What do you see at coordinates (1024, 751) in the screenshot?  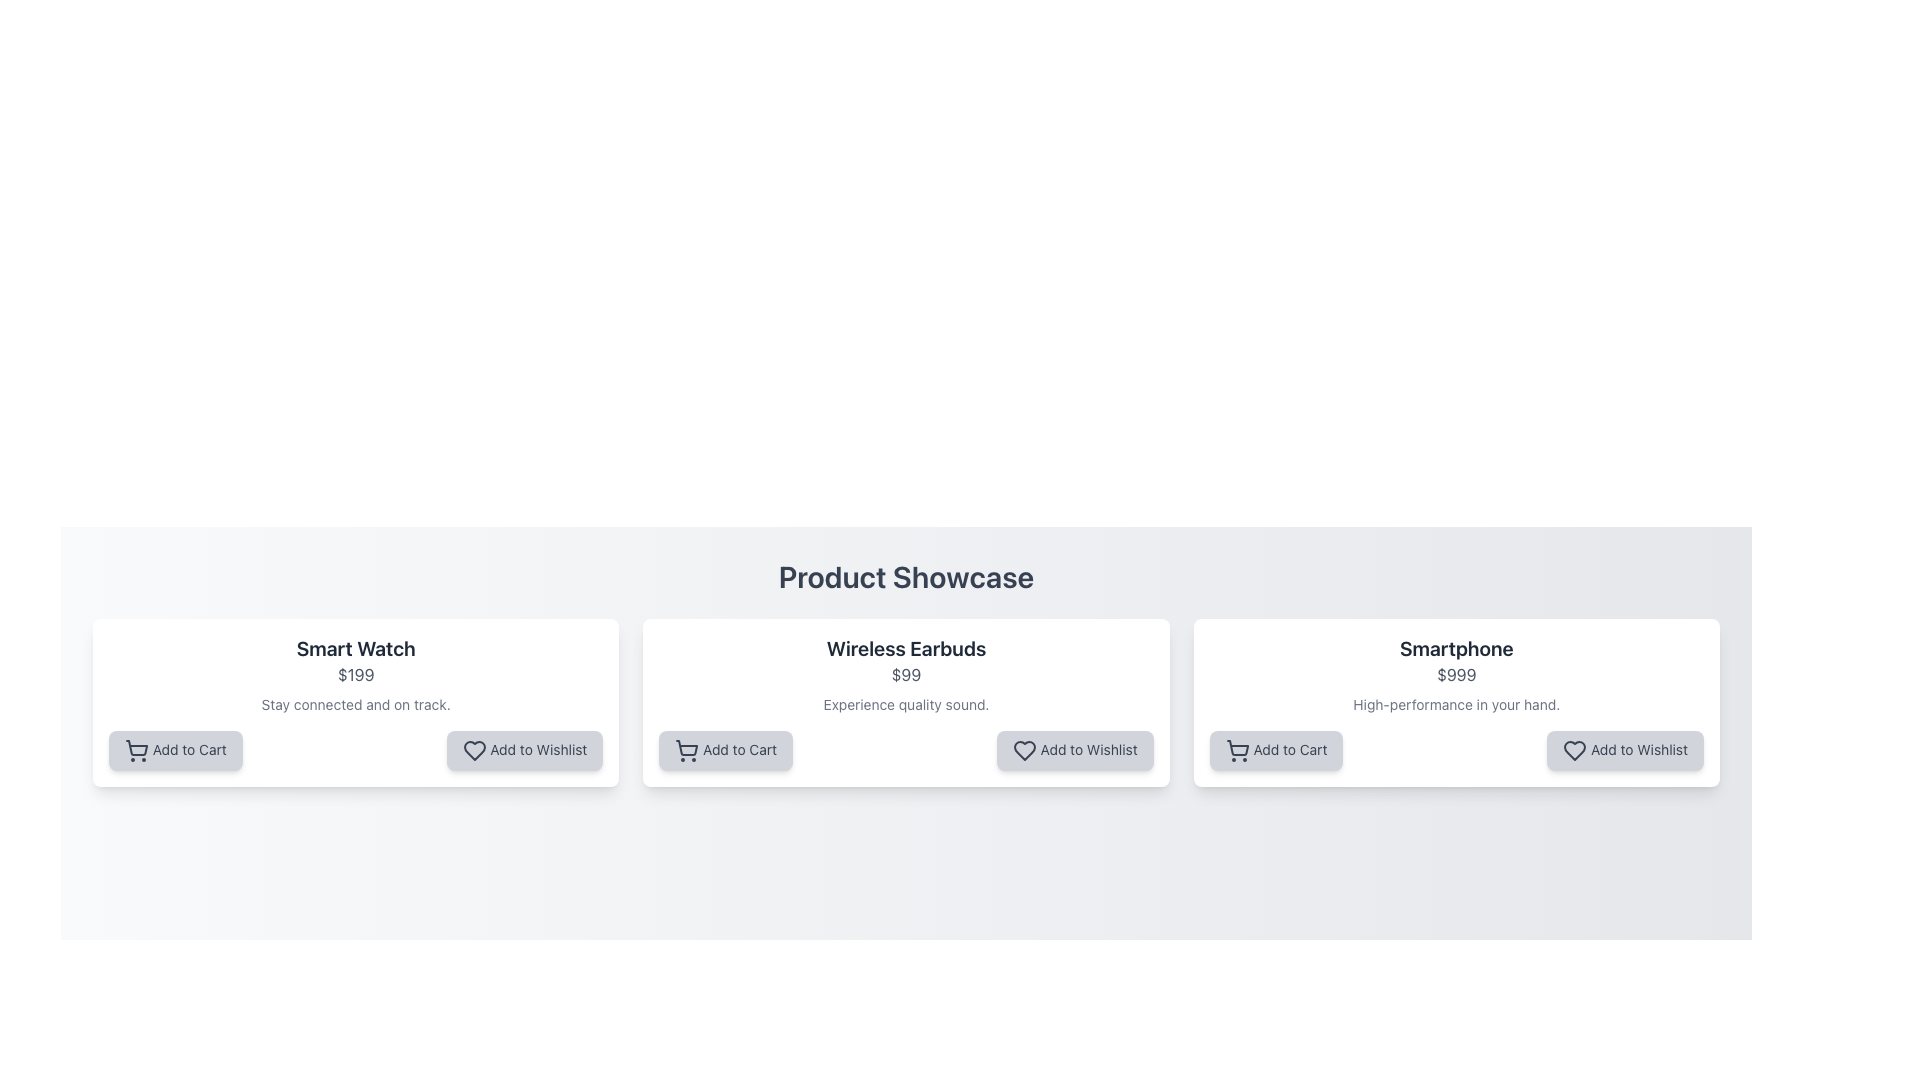 I see `the heart-shaped 'Wishlist' icon within the 'Add to Wishlist' button on the 'Wireless Earbuds' product card` at bounding box center [1024, 751].